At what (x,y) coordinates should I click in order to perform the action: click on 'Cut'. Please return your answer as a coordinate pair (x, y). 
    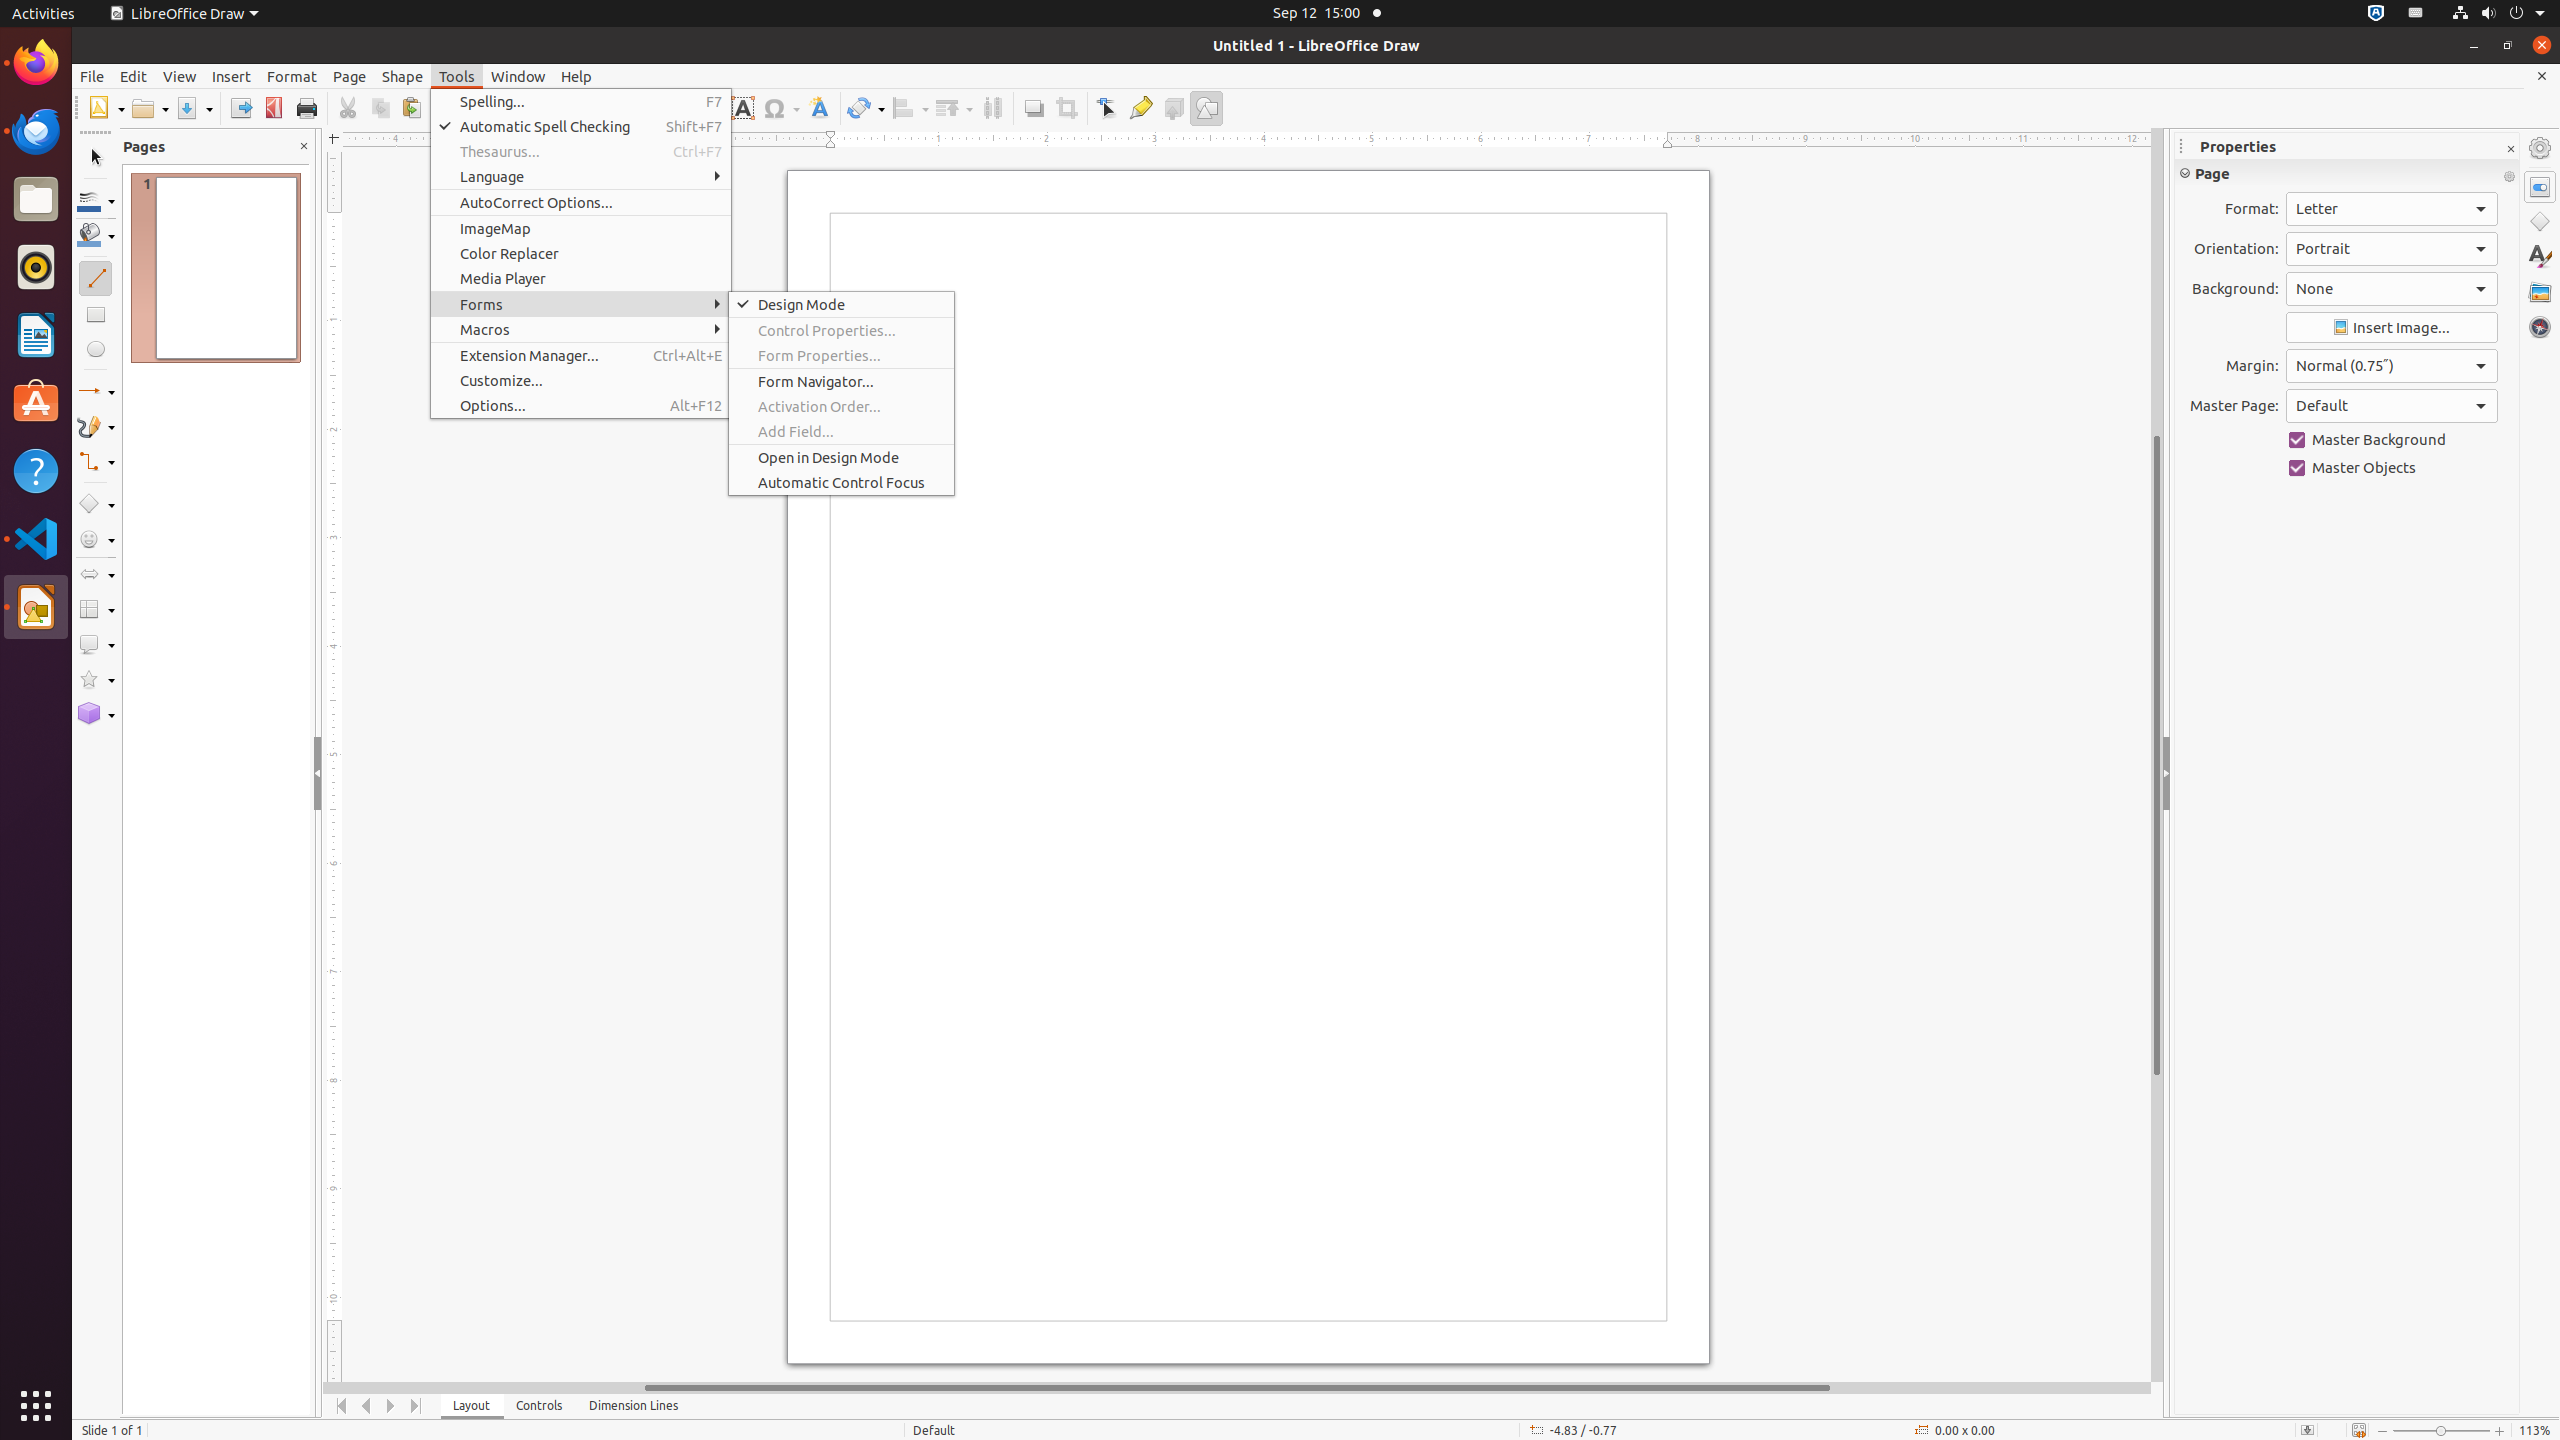
    Looking at the image, I should click on (346, 107).